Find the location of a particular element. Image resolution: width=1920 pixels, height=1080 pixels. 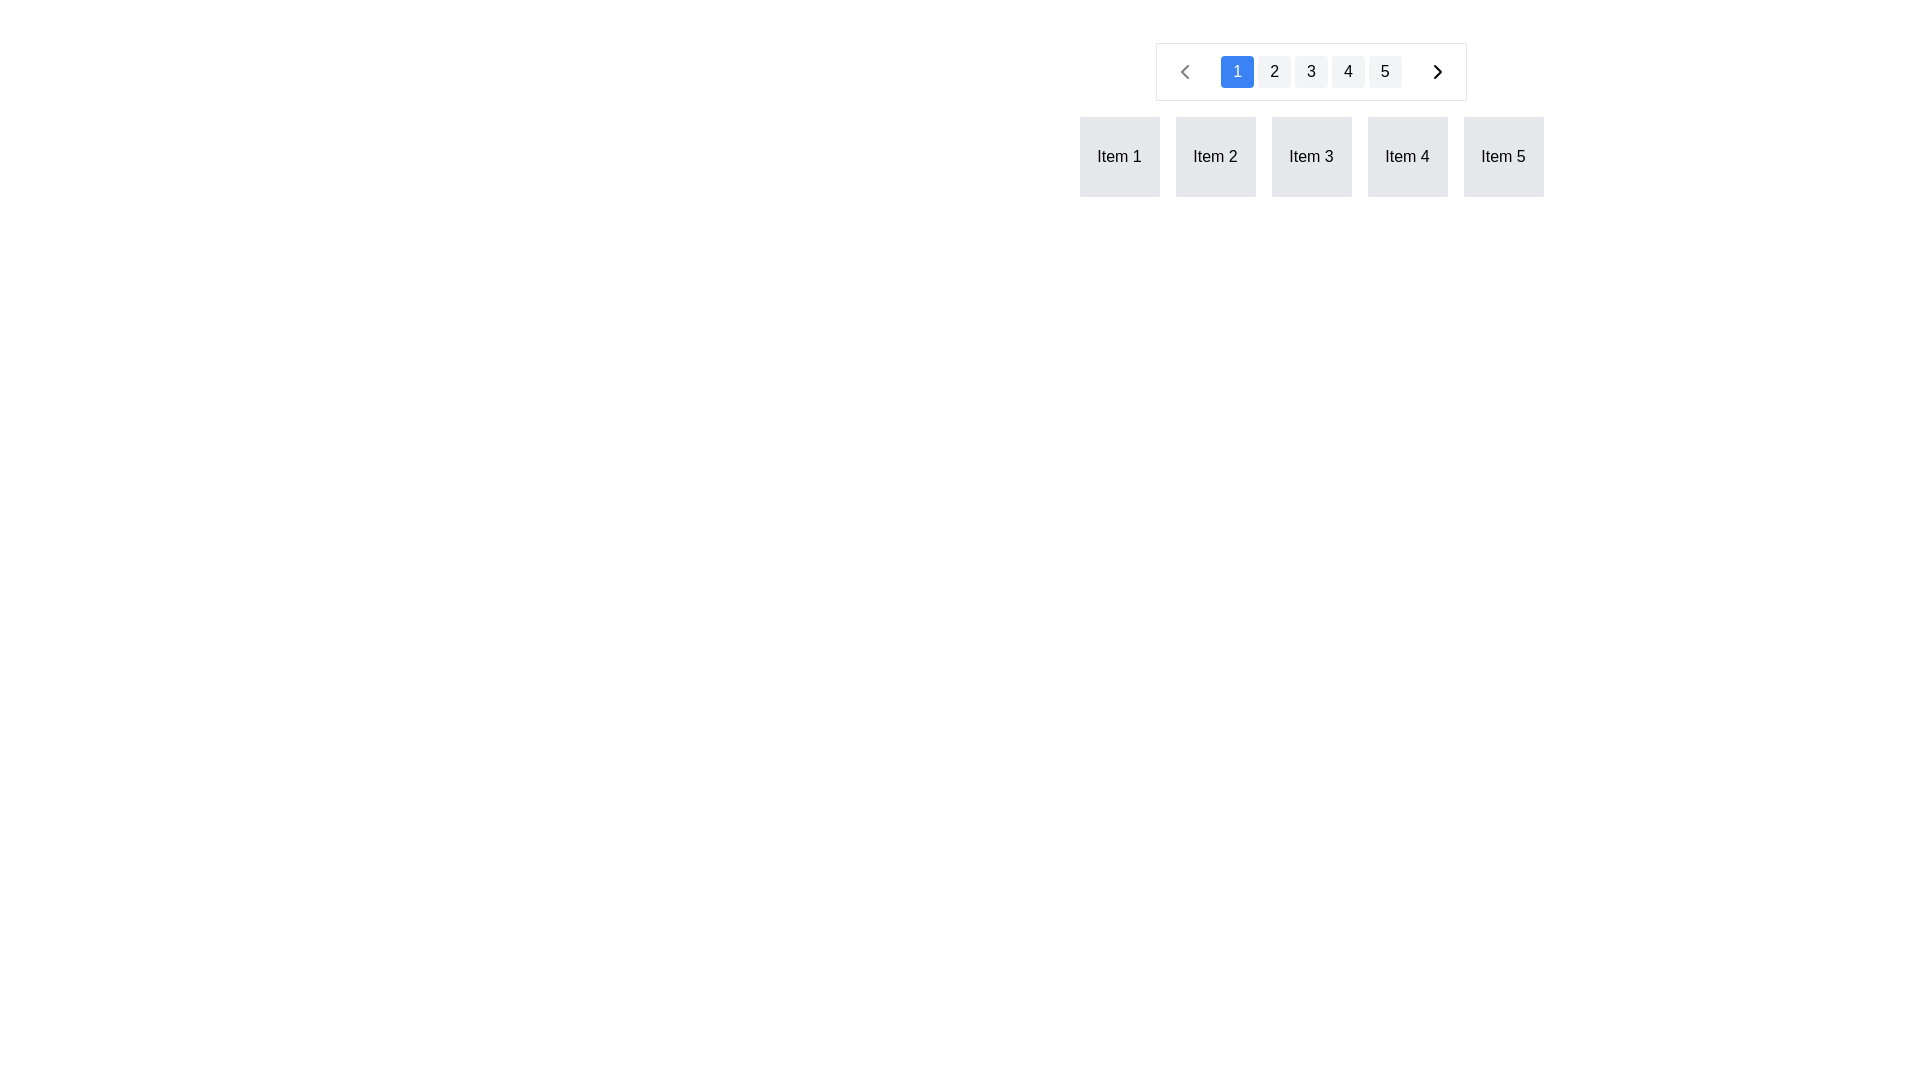

the gray rectangular button labeled 'Item 1' is located at coordinates (1118, 156).